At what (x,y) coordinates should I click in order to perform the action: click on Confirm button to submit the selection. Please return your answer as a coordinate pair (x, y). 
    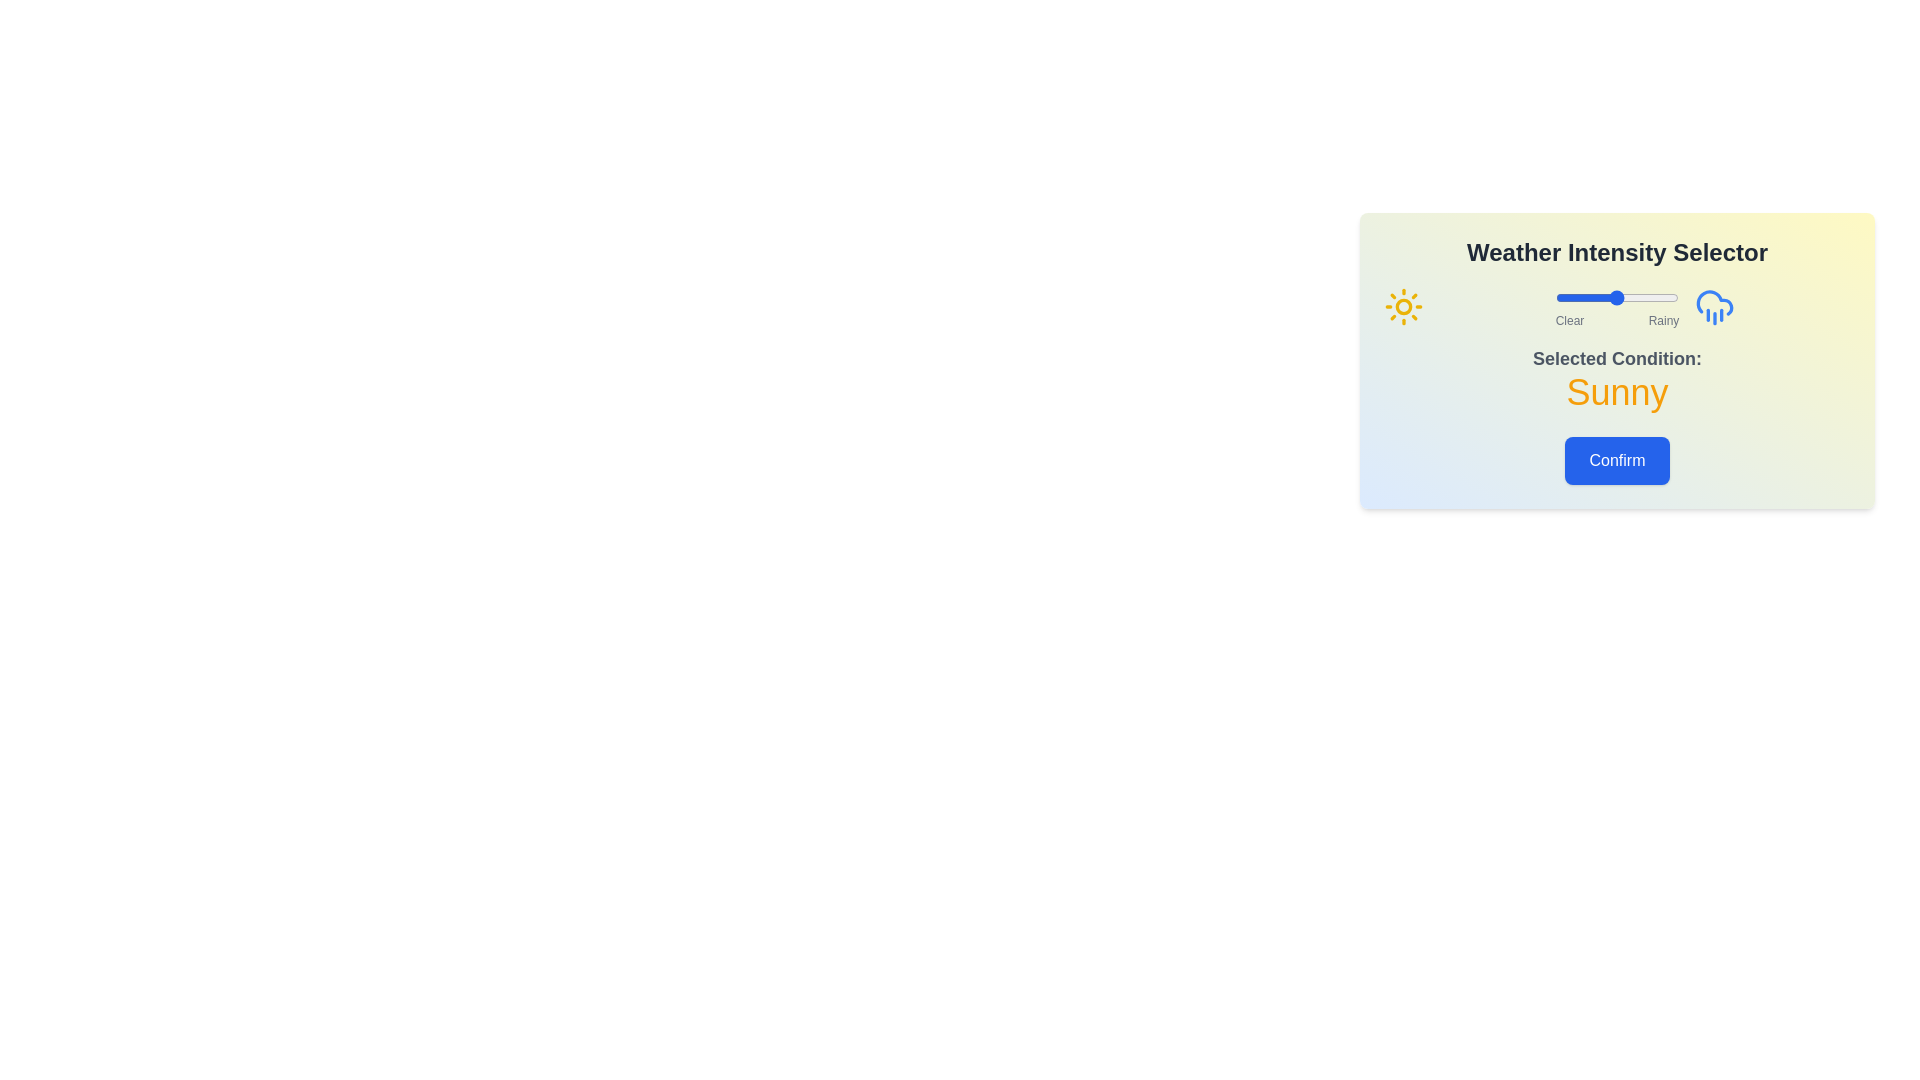
    Looking at the image, I should click on (1617, 461).